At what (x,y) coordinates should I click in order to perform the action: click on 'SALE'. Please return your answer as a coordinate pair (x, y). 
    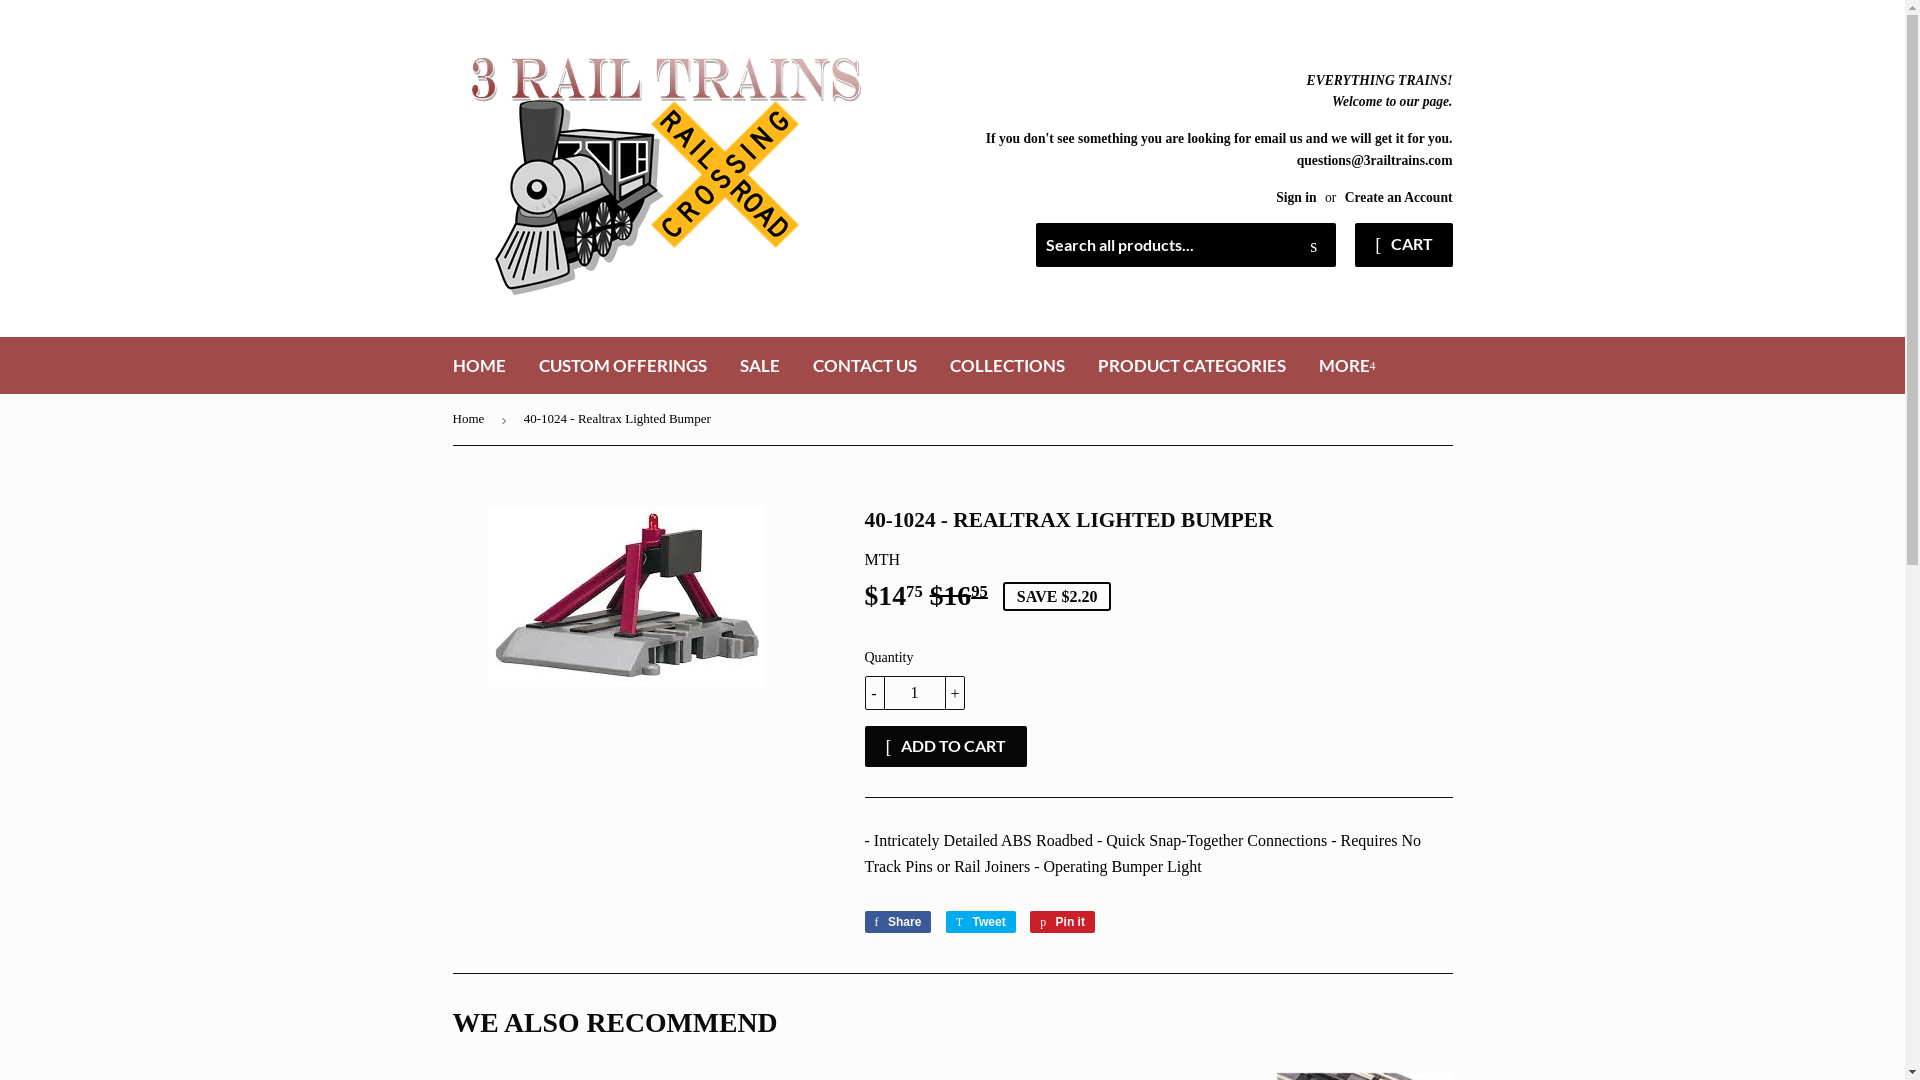
    Looking at the image, I should click on (757, 365).